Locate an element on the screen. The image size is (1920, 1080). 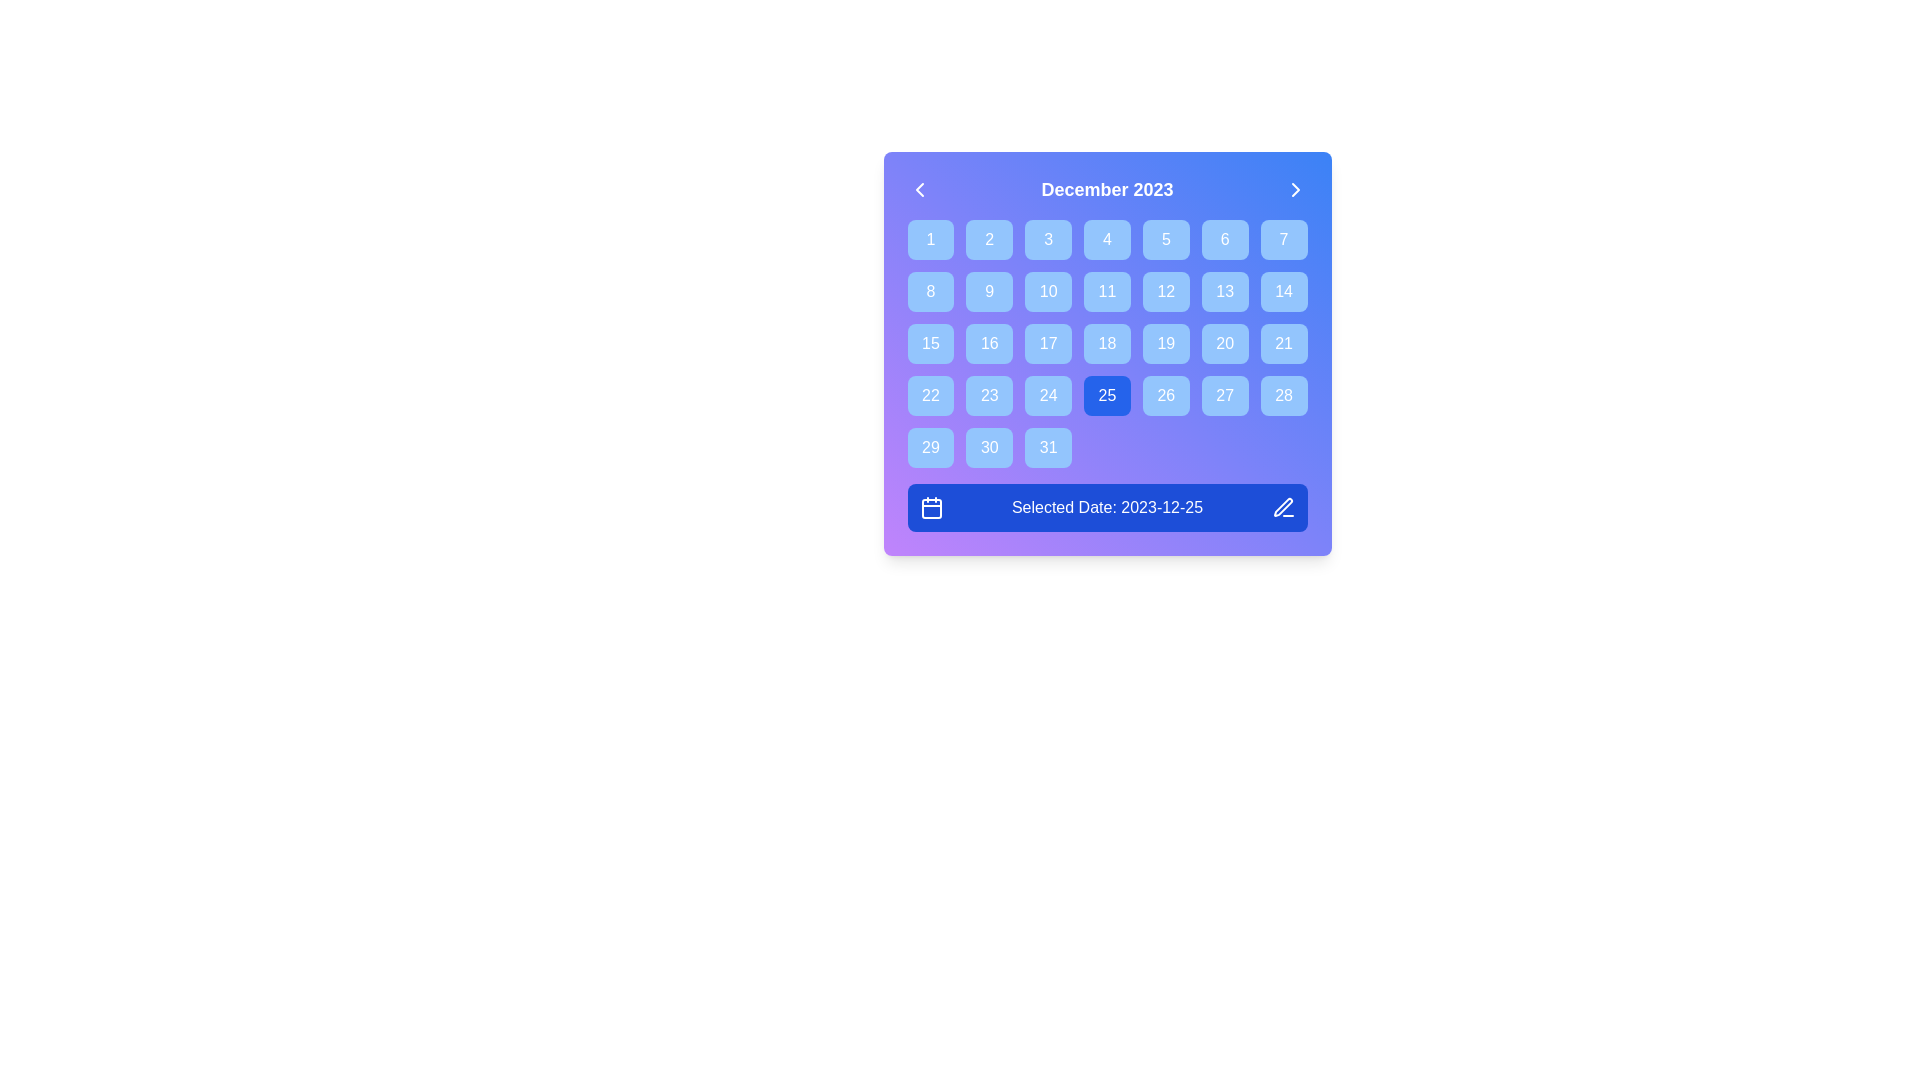
the chevron arrow button in the calendar header to move forward in the calendar is located at coordinates (1295, 189).